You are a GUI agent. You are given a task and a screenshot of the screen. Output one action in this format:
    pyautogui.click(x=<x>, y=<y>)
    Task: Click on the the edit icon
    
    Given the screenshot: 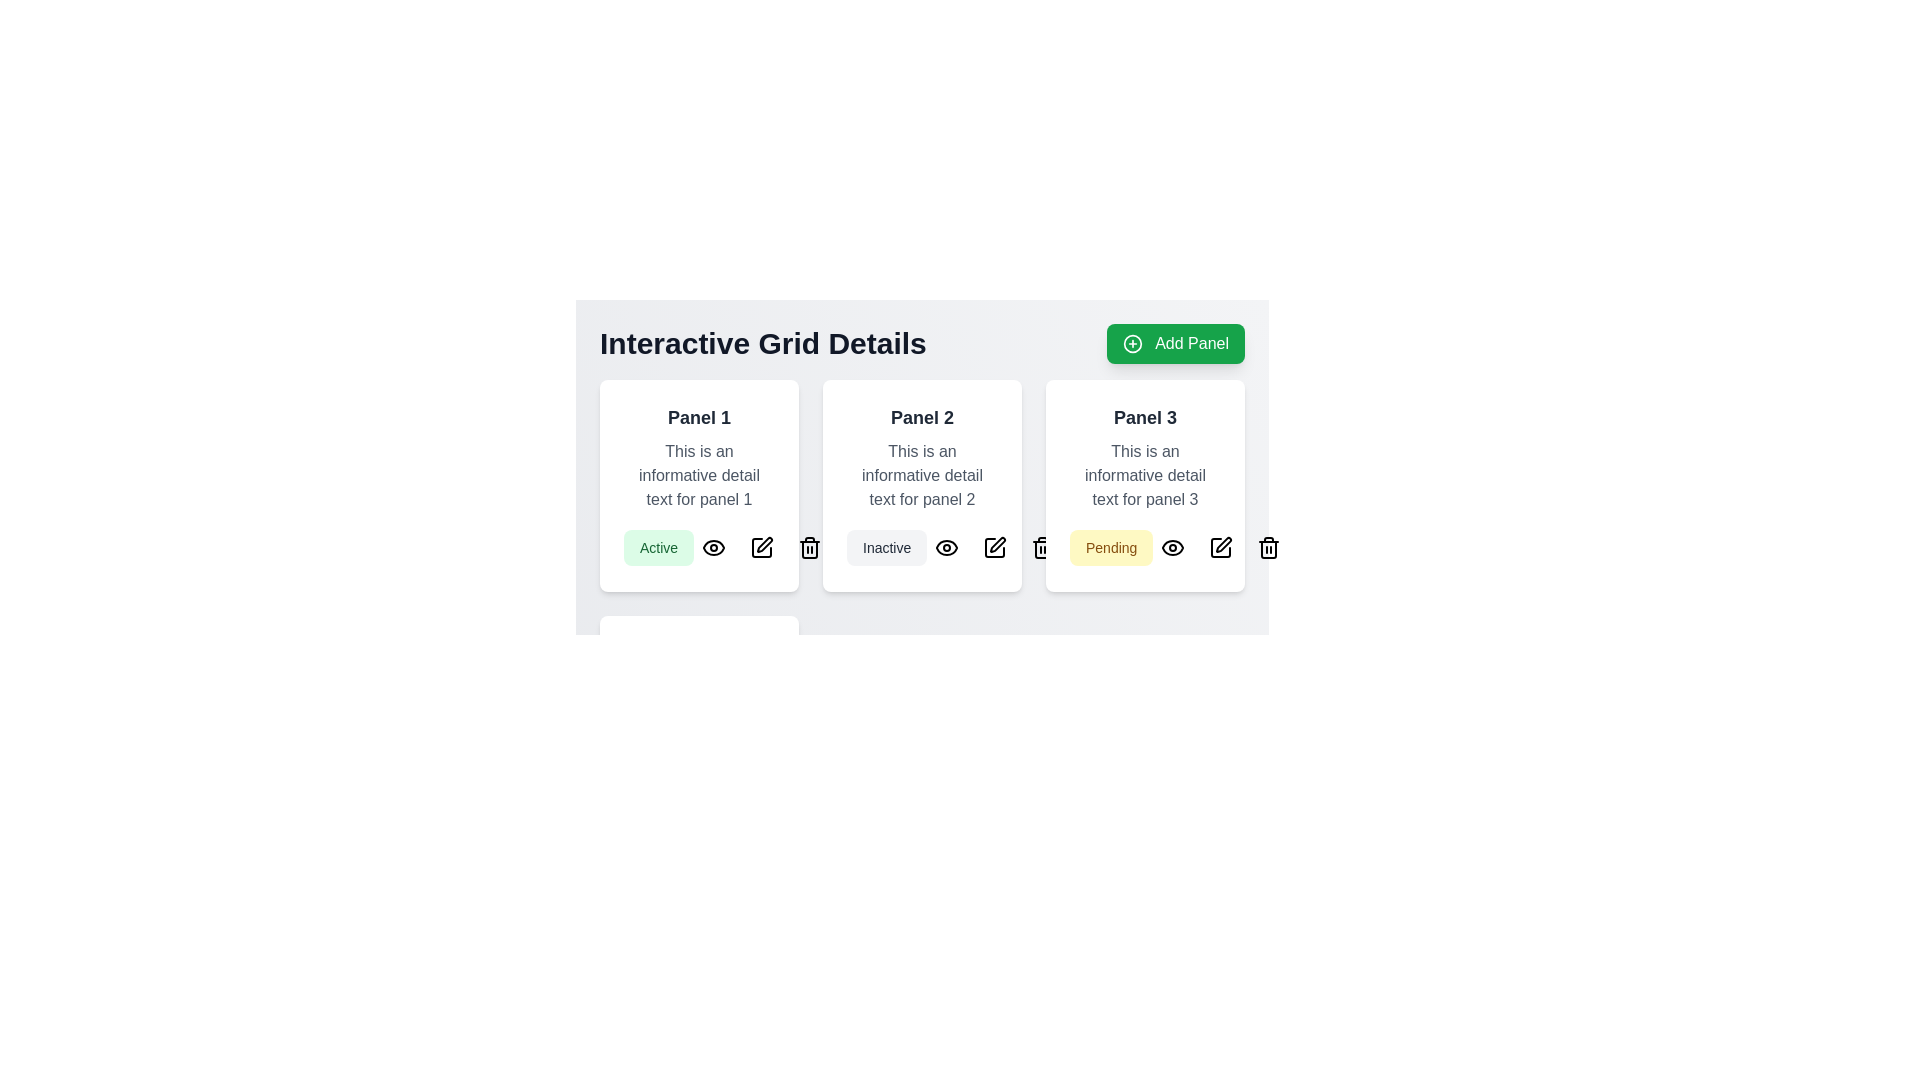 What is the action you would take?
    pyautogui.click(x=1219, y=547)
    